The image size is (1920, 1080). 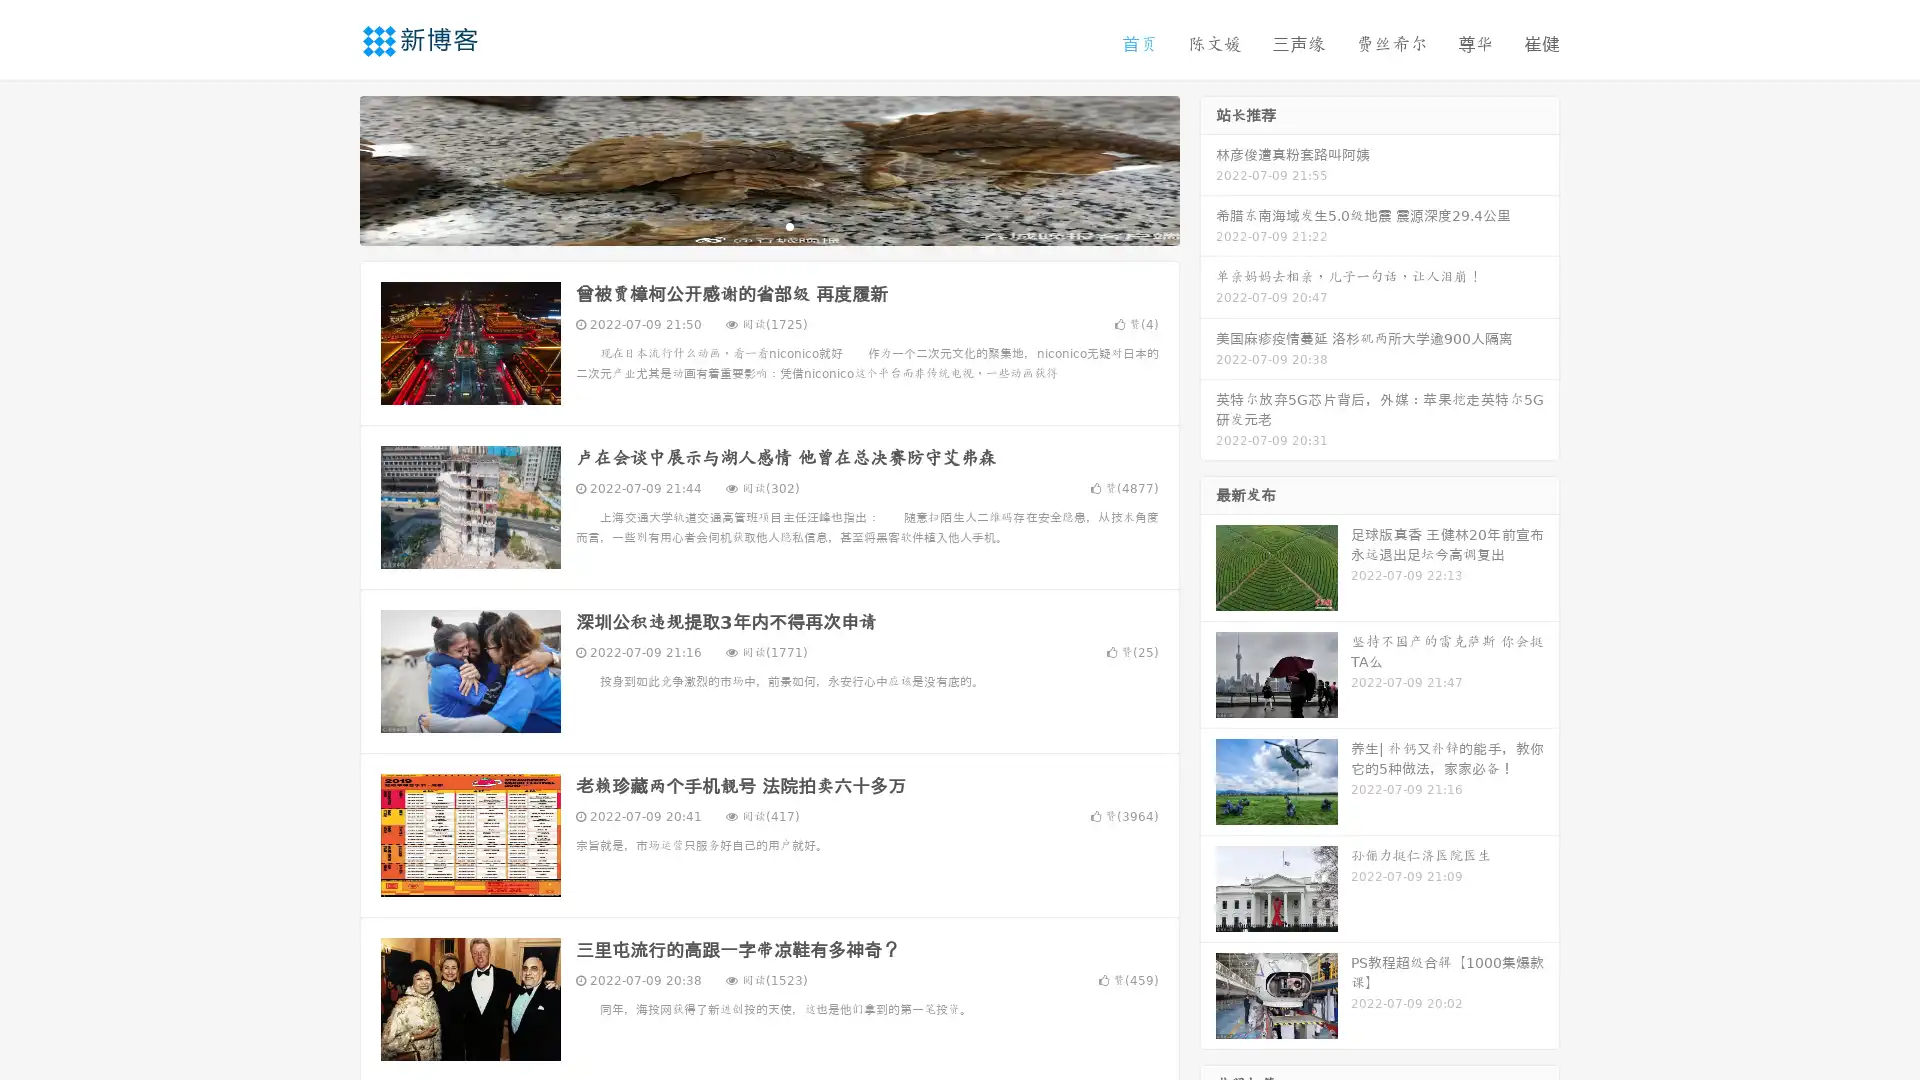 I want to click on Previous slide, so click(x=330, y=168).